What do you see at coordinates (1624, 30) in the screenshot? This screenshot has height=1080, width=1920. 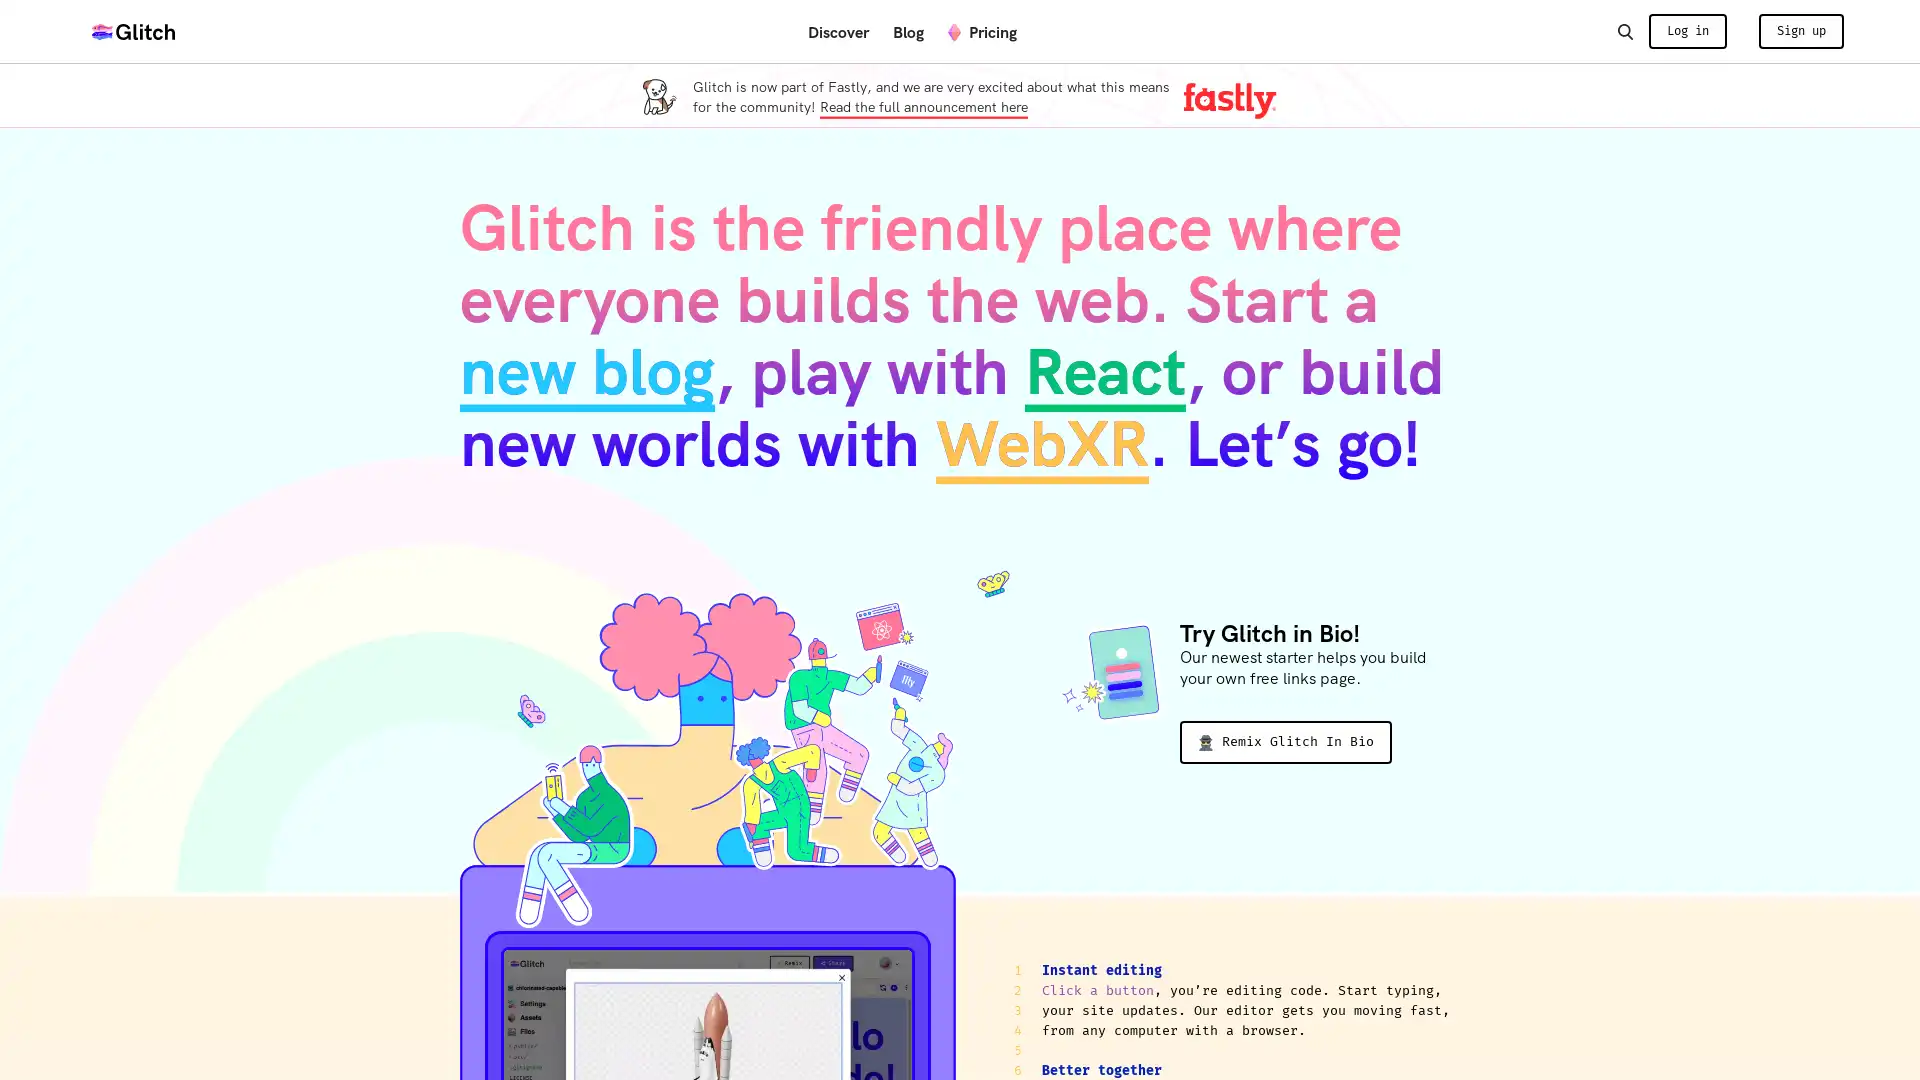 I see `Search Glitch` at bounding box center [1624, 30].